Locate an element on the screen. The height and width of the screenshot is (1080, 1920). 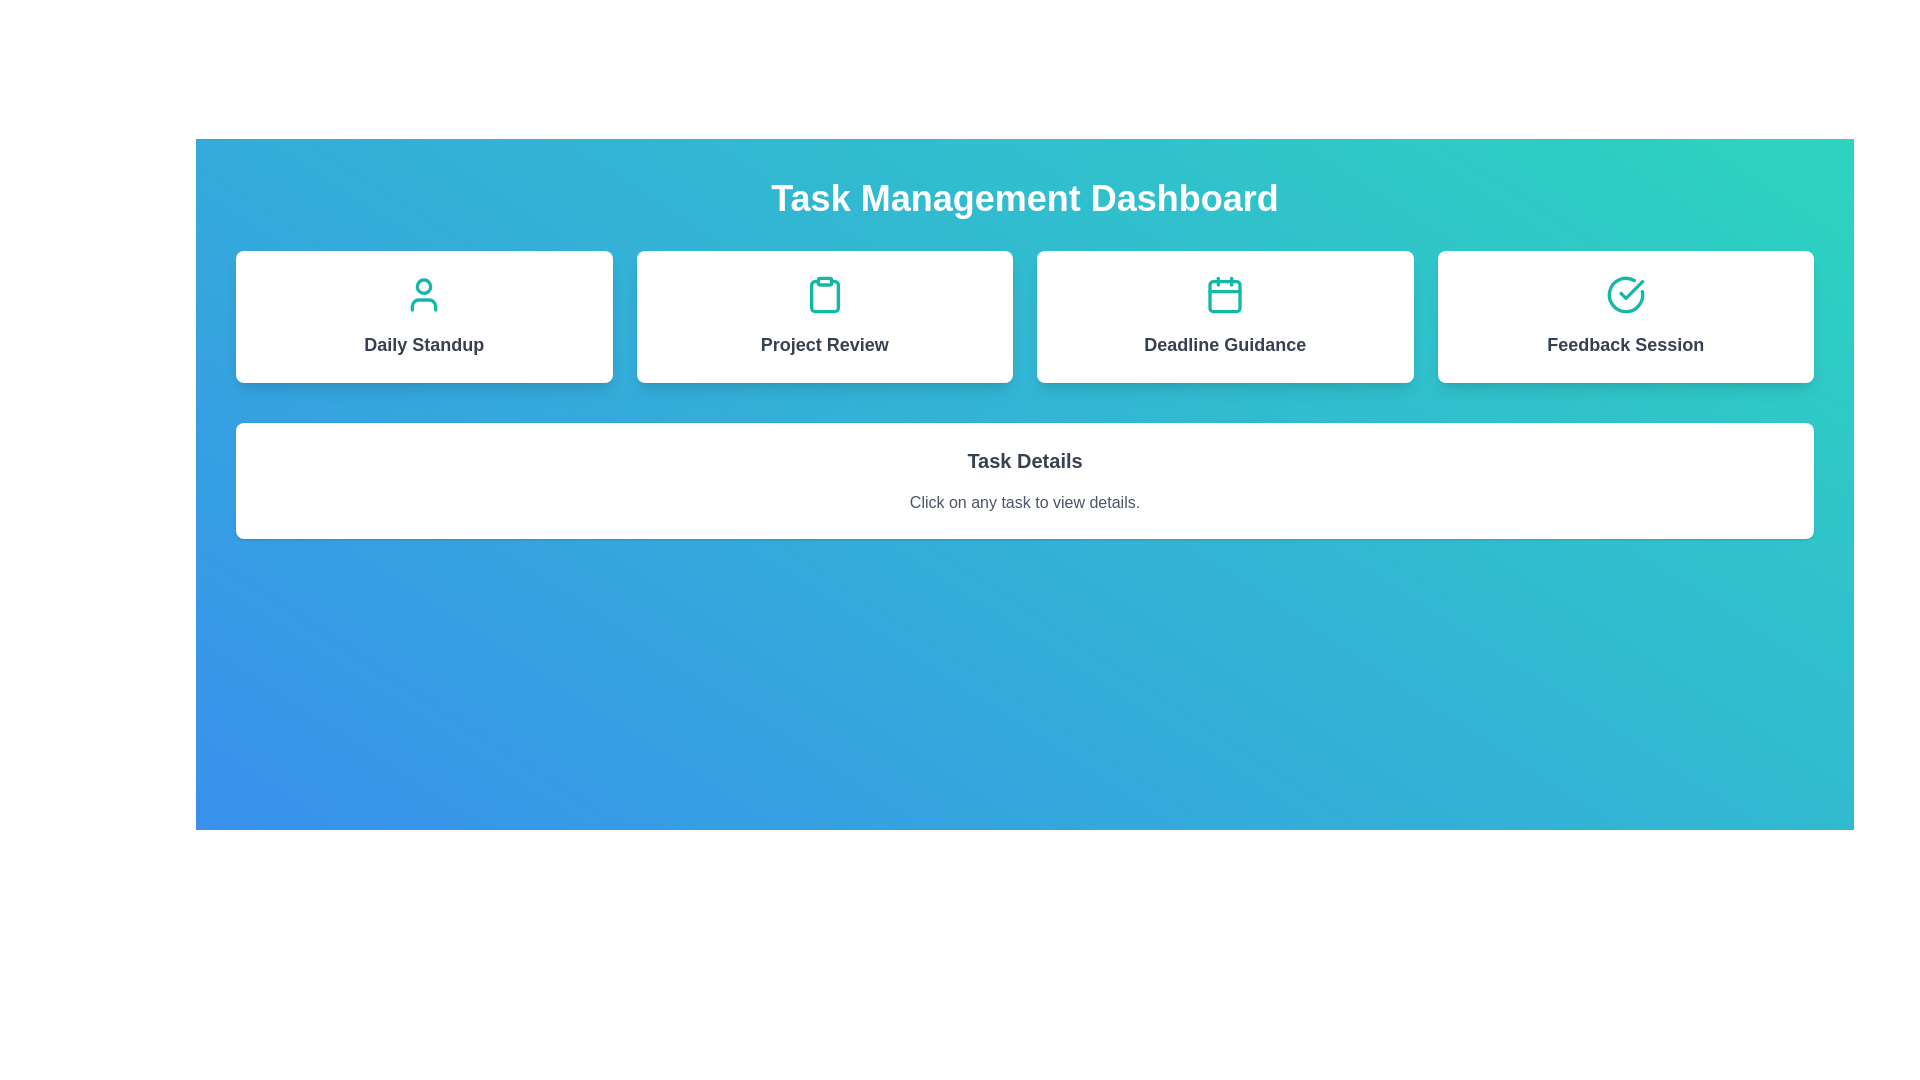
the decorative icon representing user-related content in the 'Daily Standup' card, centrally positioned in the upper half of the card is located at coordinates (423, 294).